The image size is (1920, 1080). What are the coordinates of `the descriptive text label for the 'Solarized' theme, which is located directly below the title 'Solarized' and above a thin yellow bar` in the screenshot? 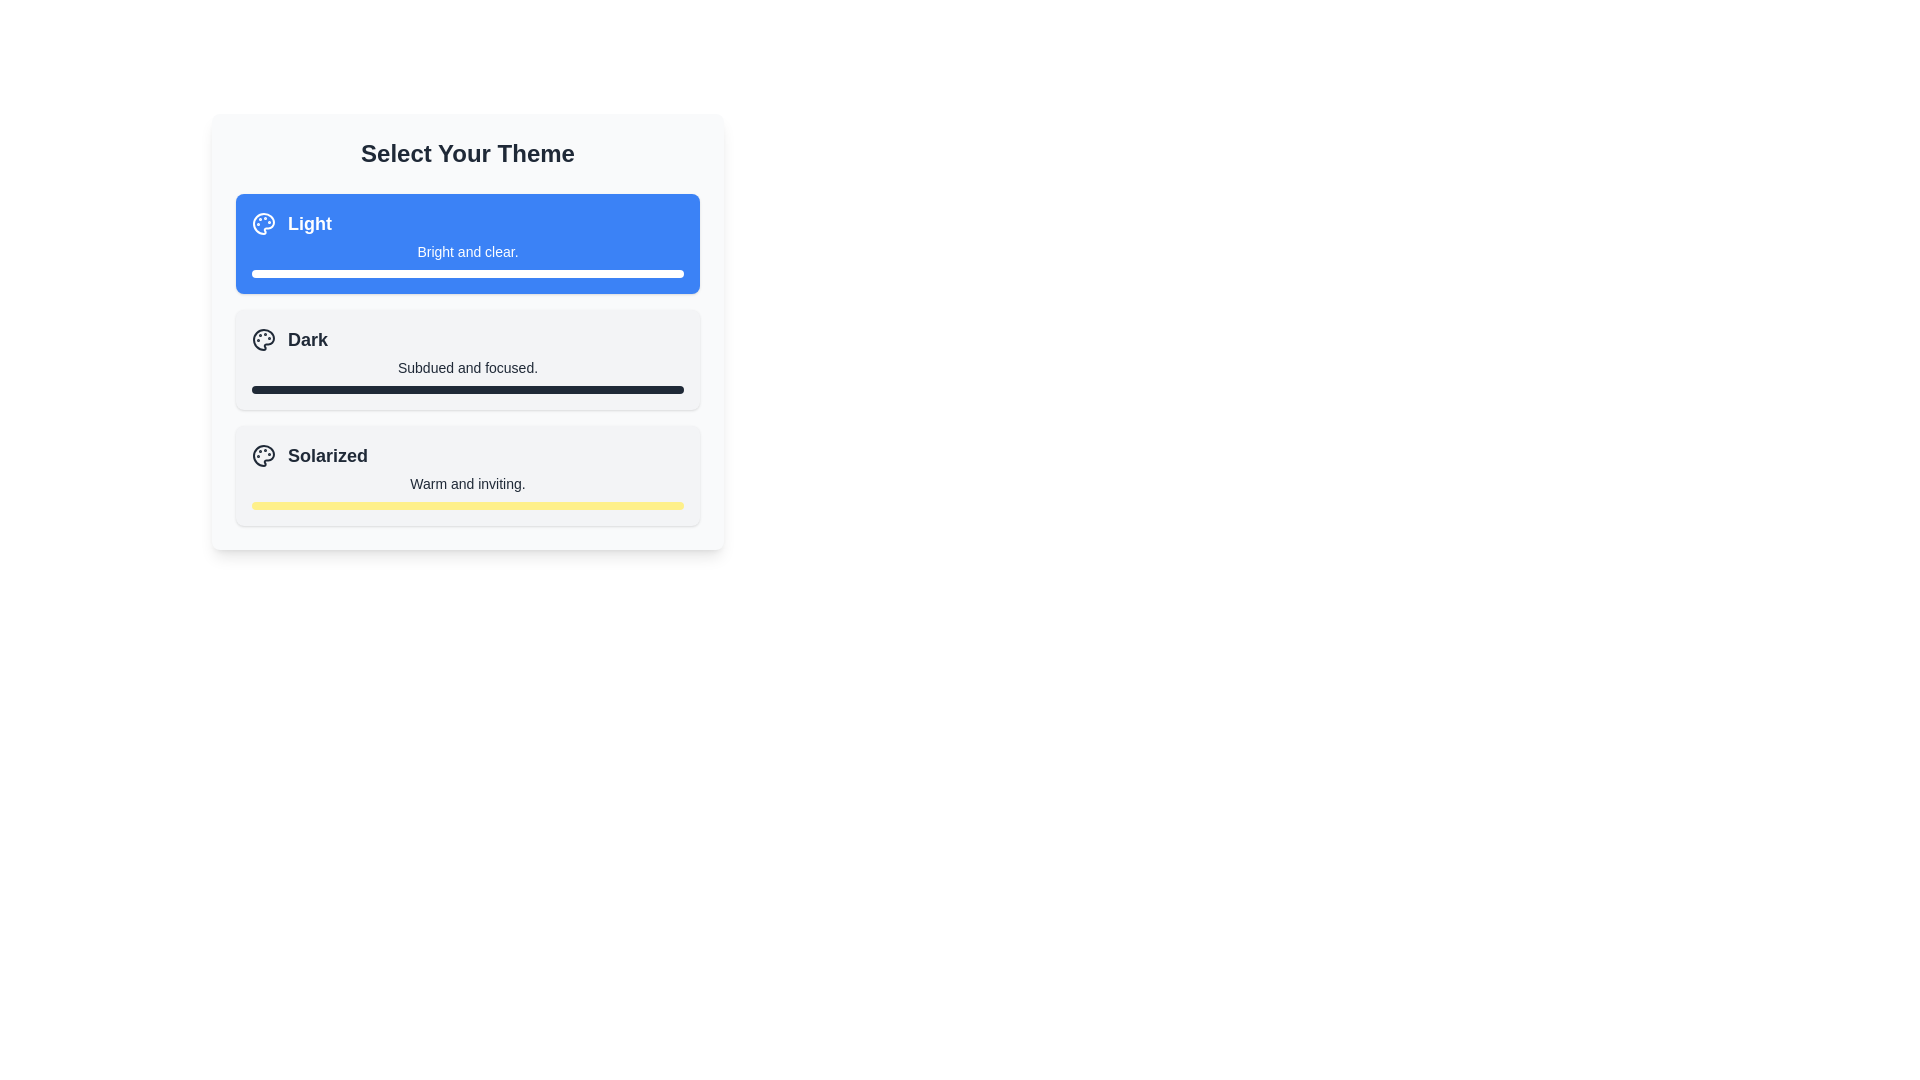 It's located at (466, 483).